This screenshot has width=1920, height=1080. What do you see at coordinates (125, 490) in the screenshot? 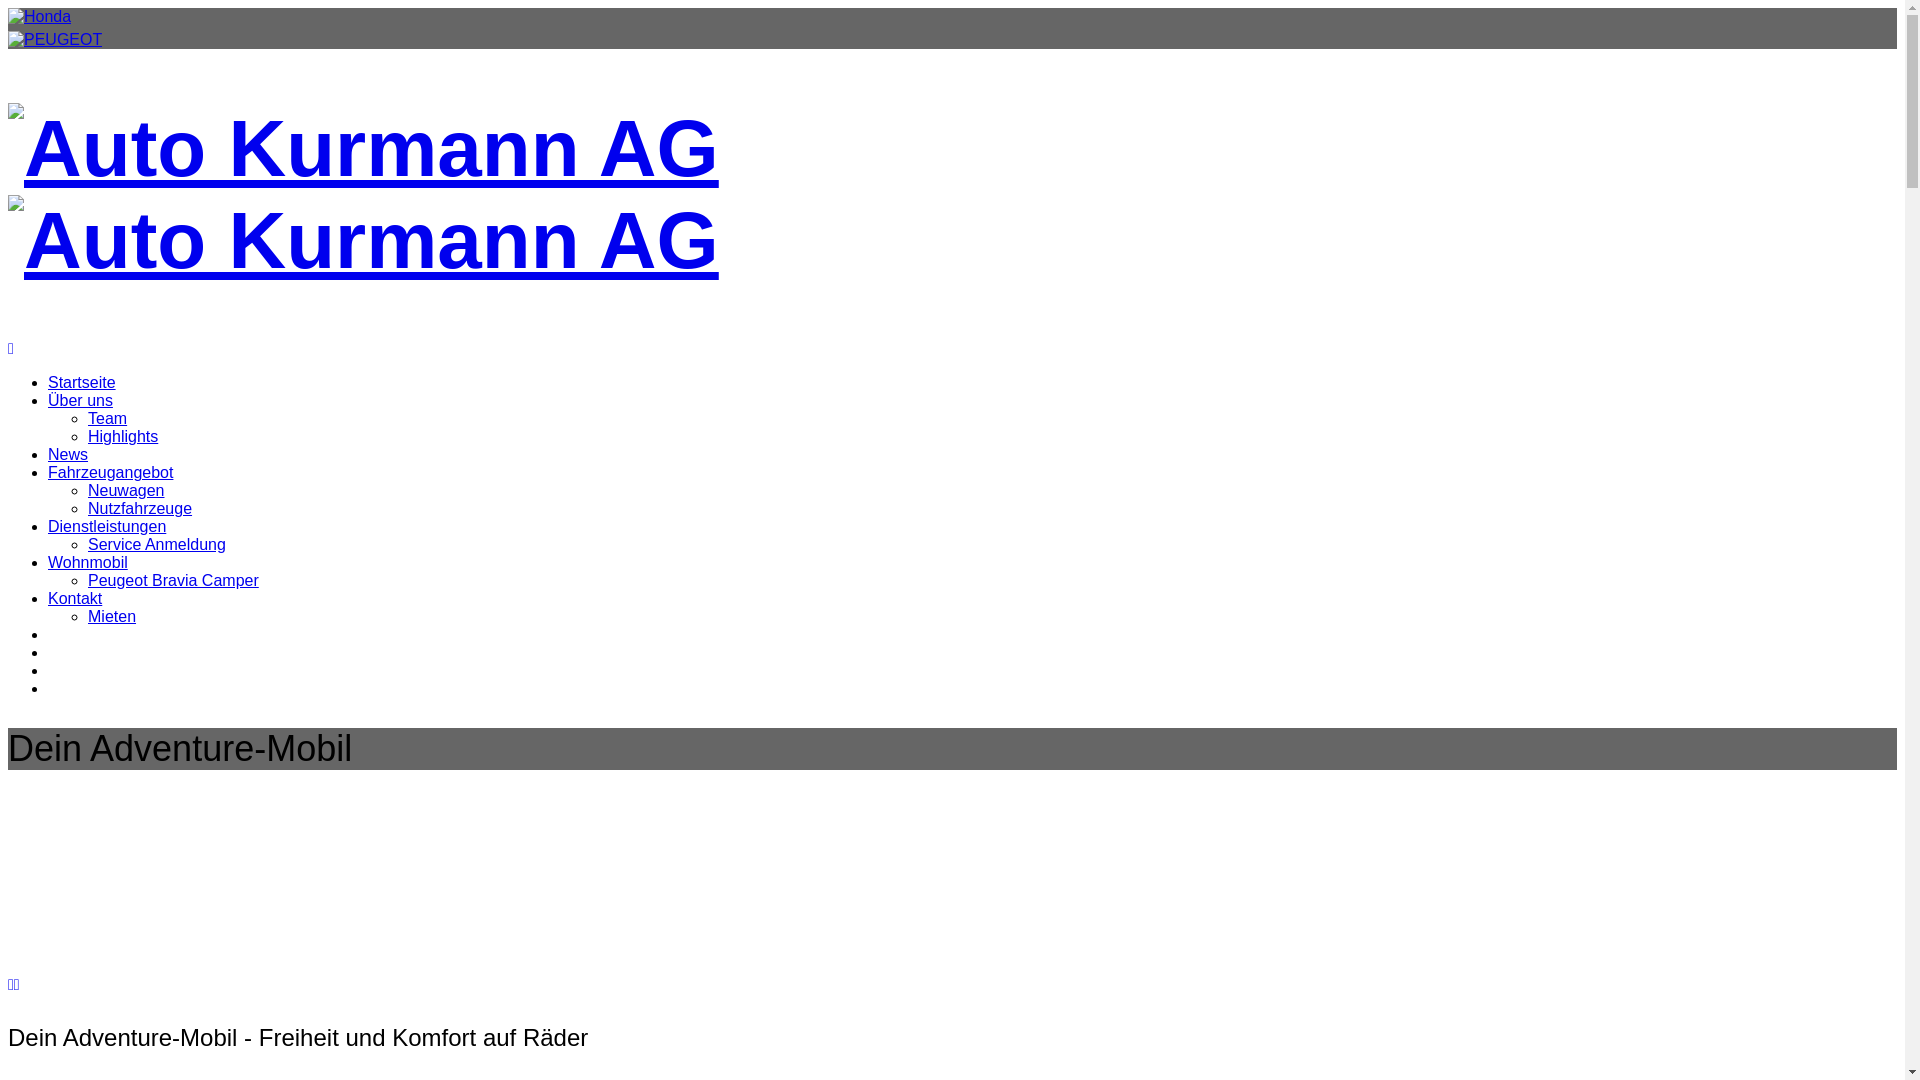
I see `'Neuwagen'` at bounding box center [125, 490].